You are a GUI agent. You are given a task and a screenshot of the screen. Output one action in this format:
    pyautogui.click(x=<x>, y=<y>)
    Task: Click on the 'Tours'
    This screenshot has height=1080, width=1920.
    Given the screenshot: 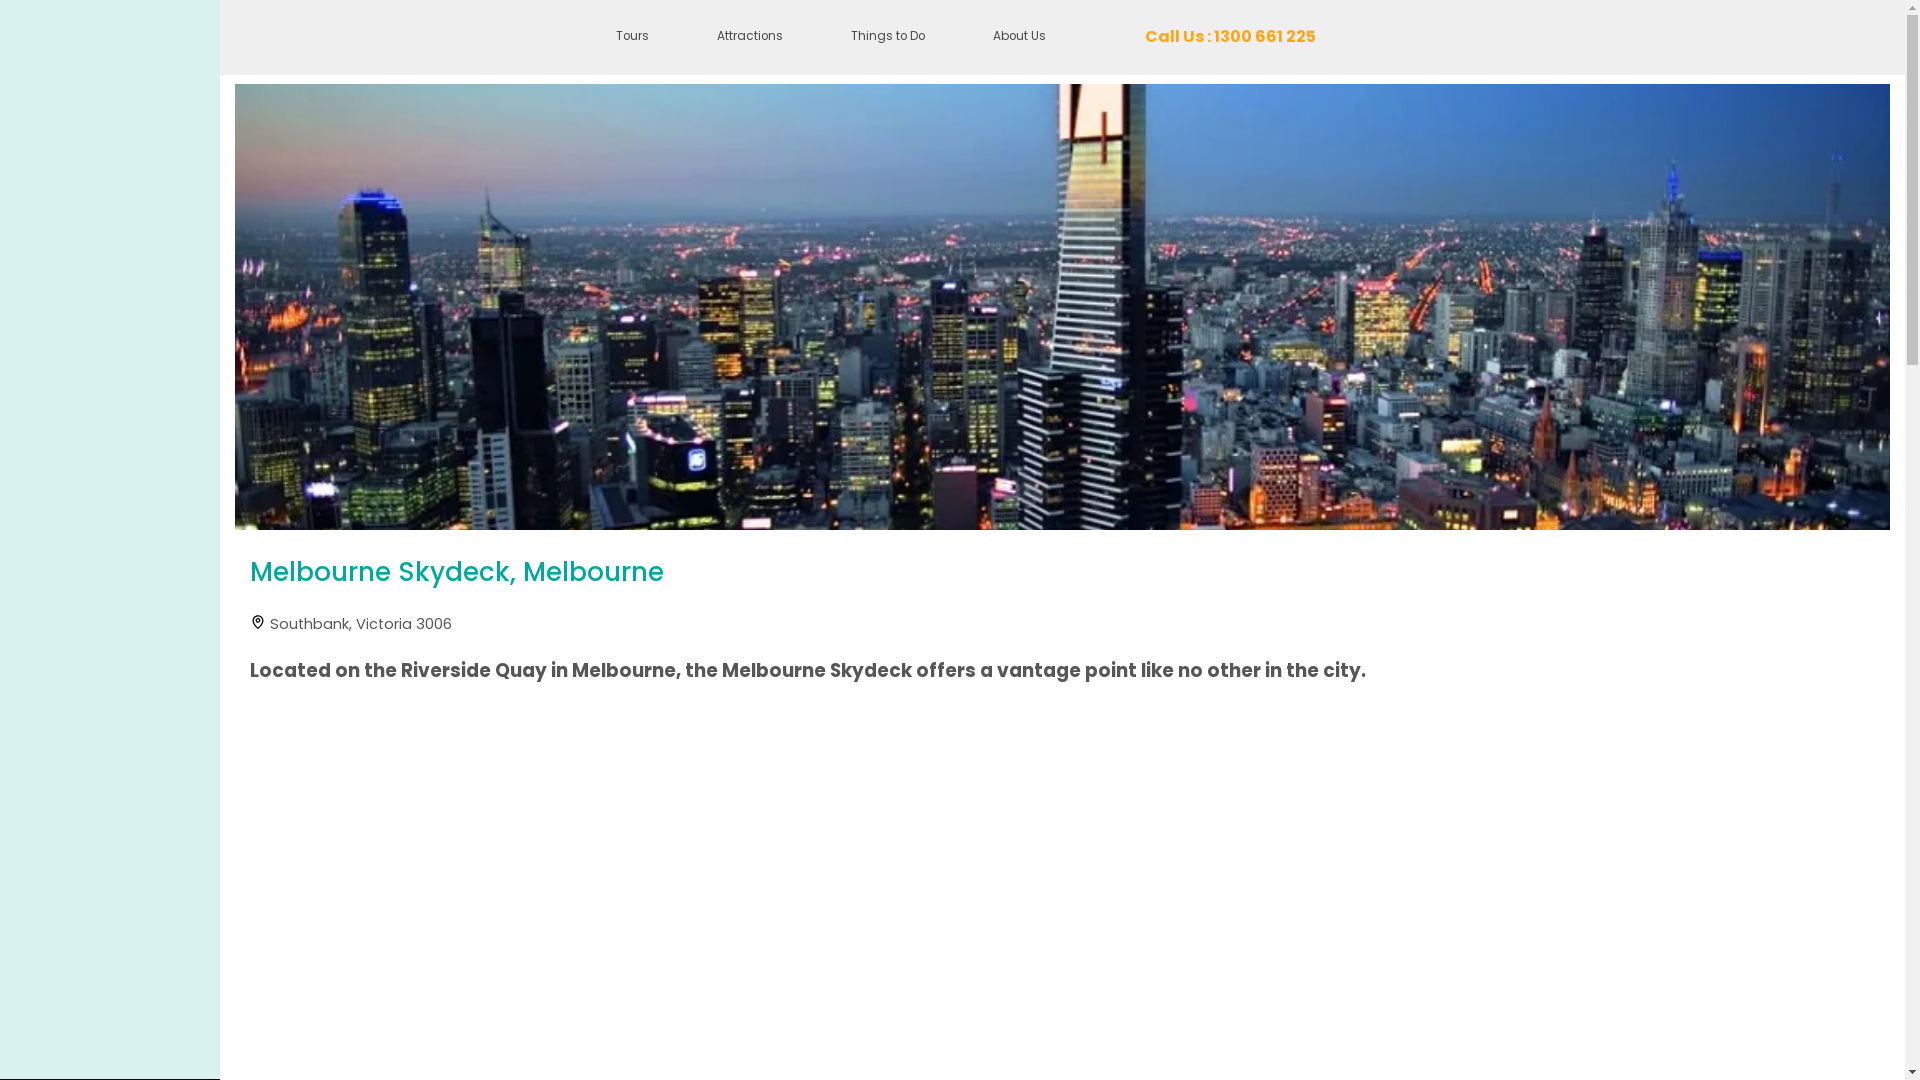 What is the action you would take?
    pyautogui.click(x=631, y=37)
    